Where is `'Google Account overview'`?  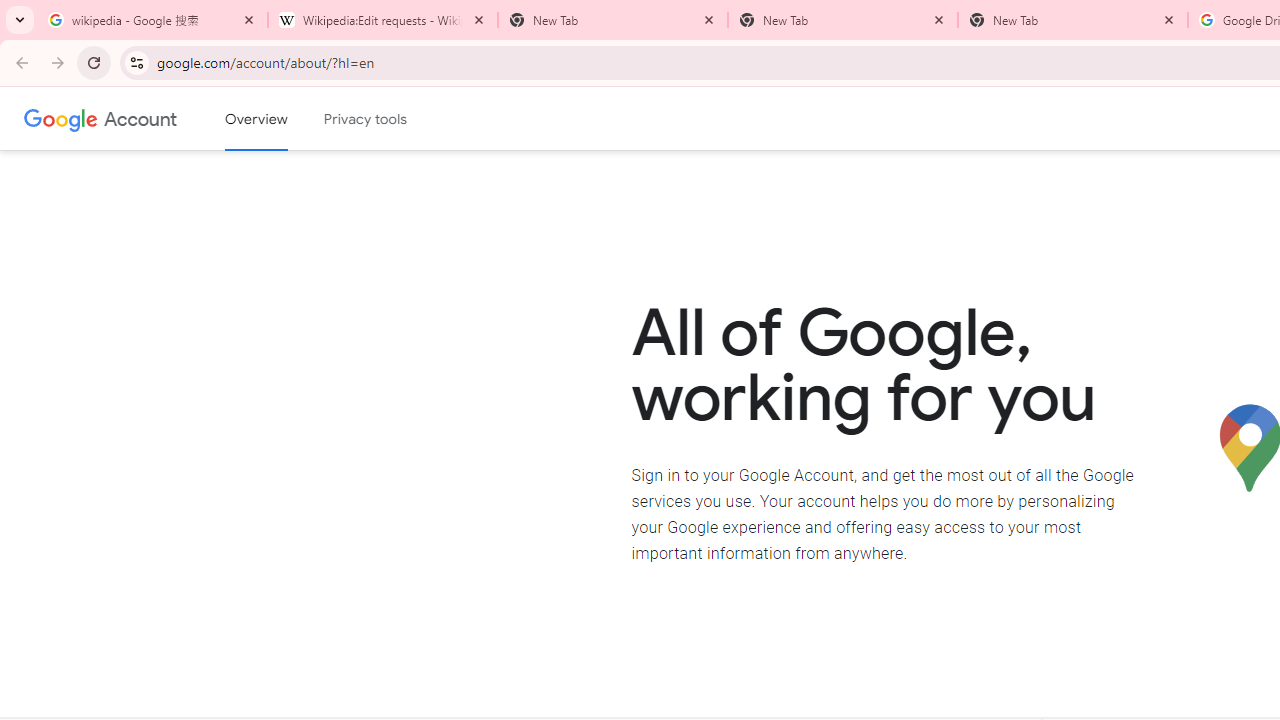 'Google Account overview' is located at coordinates (255, 119).